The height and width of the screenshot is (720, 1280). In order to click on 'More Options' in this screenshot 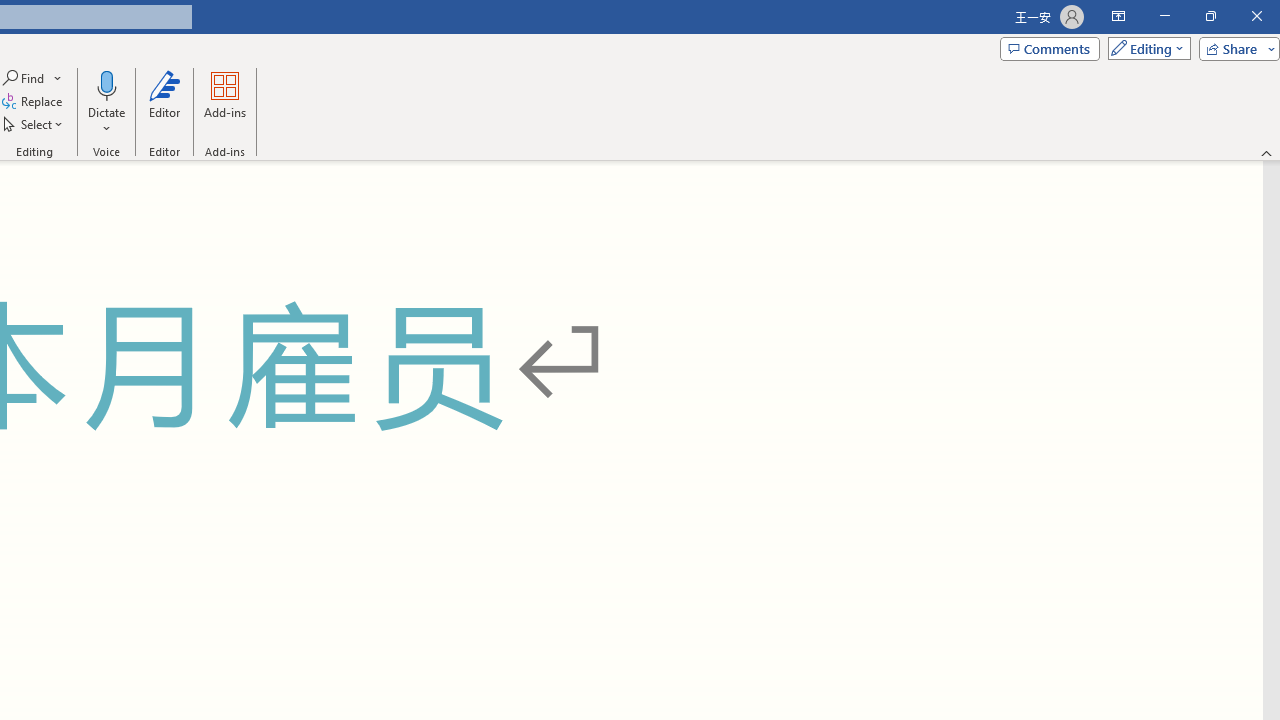, I will do `click(105, 121)`.